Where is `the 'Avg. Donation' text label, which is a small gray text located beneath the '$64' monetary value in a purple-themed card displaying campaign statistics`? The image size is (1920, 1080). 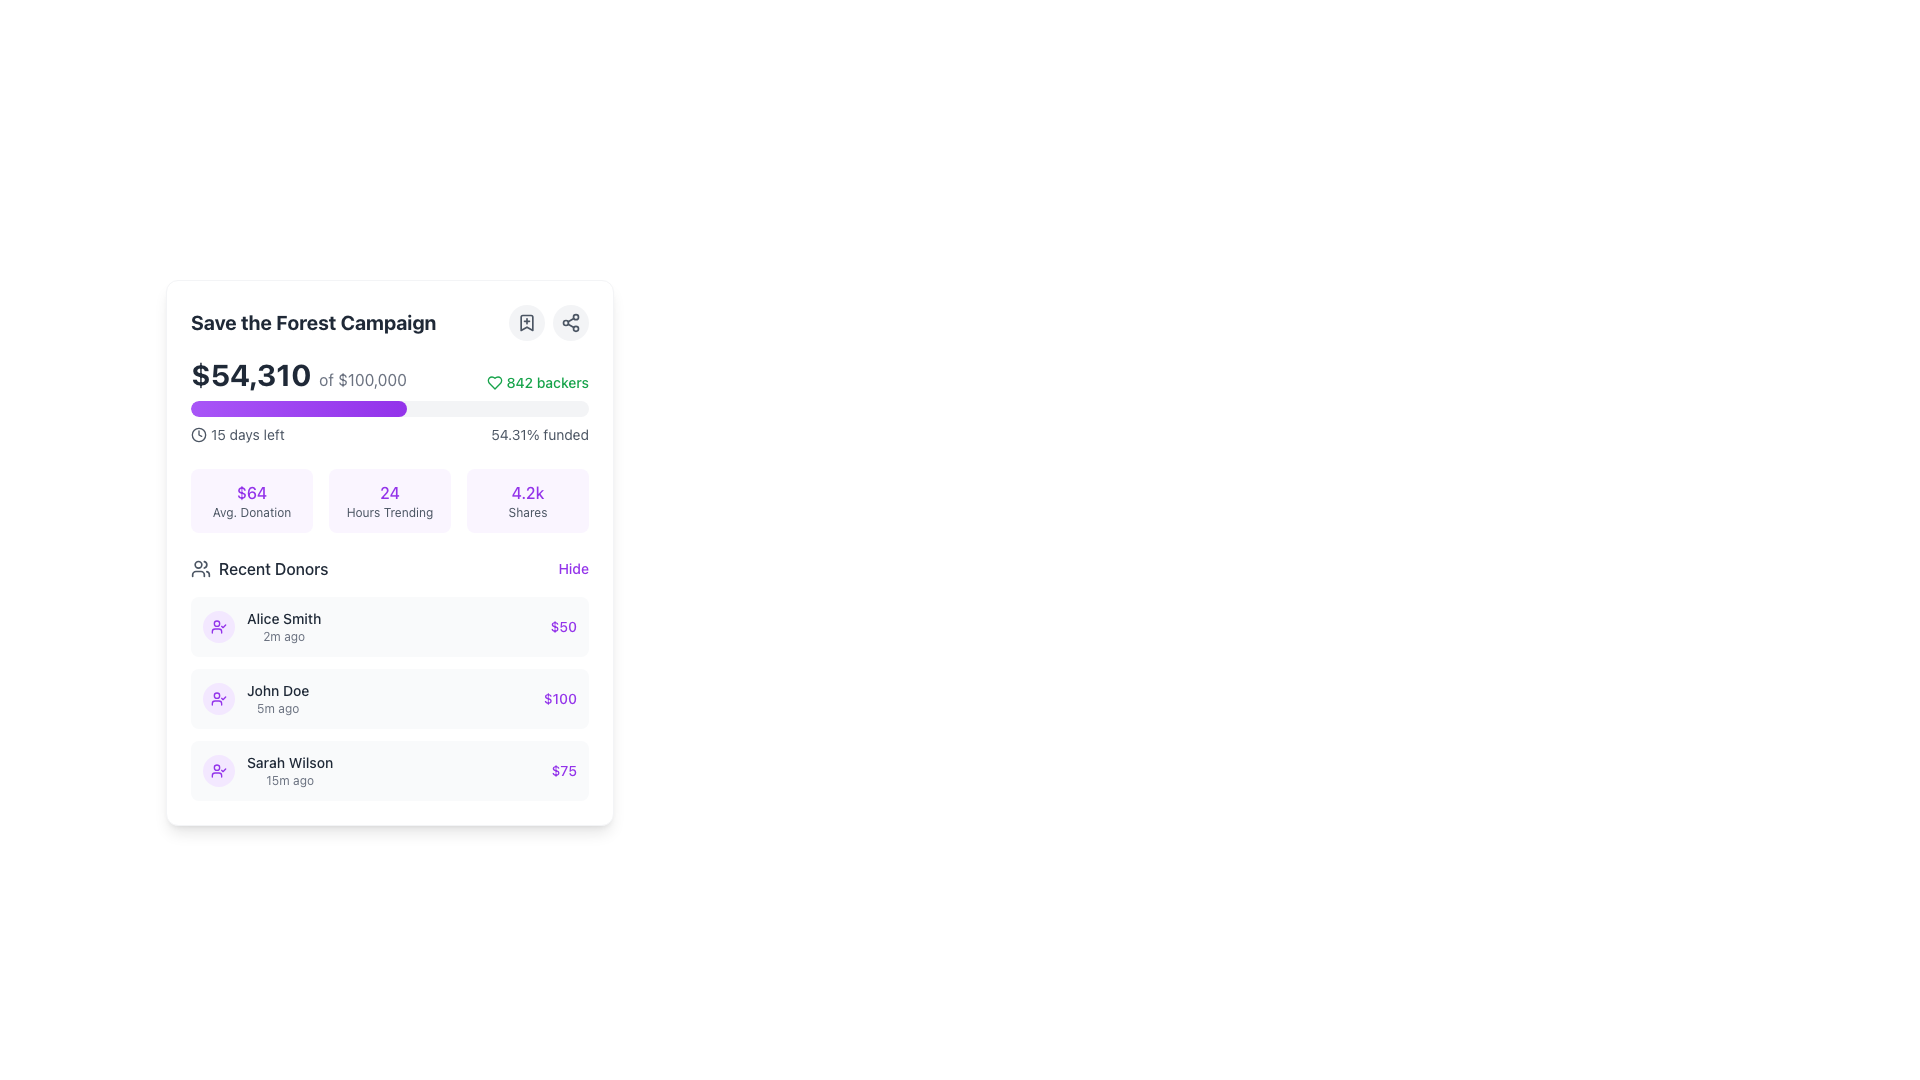 the 'Avg. Donation' text label, which is a small gray text located beneath the '$64' monetary value in a purple-themed card displaying campaign statistics is located at coordinates (251, 512).